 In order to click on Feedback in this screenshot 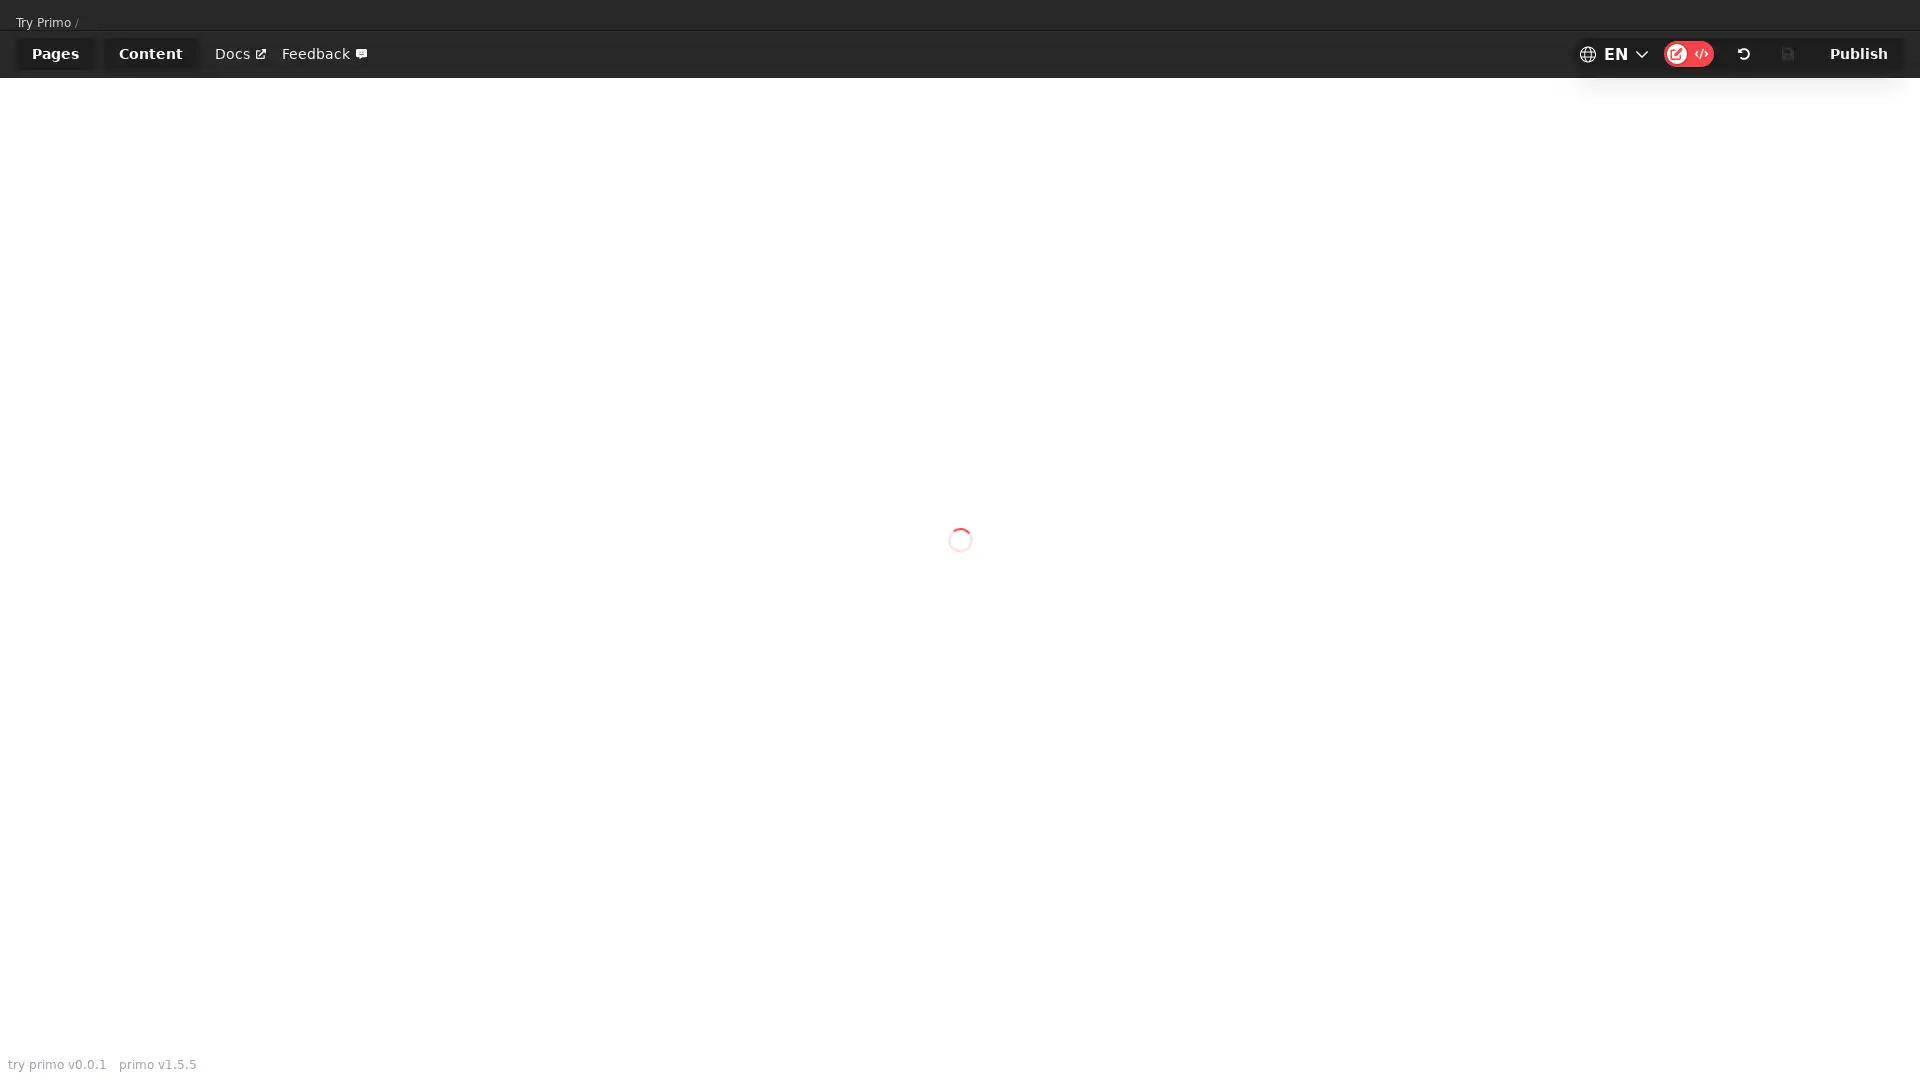, I will do `click(324, 53)`.